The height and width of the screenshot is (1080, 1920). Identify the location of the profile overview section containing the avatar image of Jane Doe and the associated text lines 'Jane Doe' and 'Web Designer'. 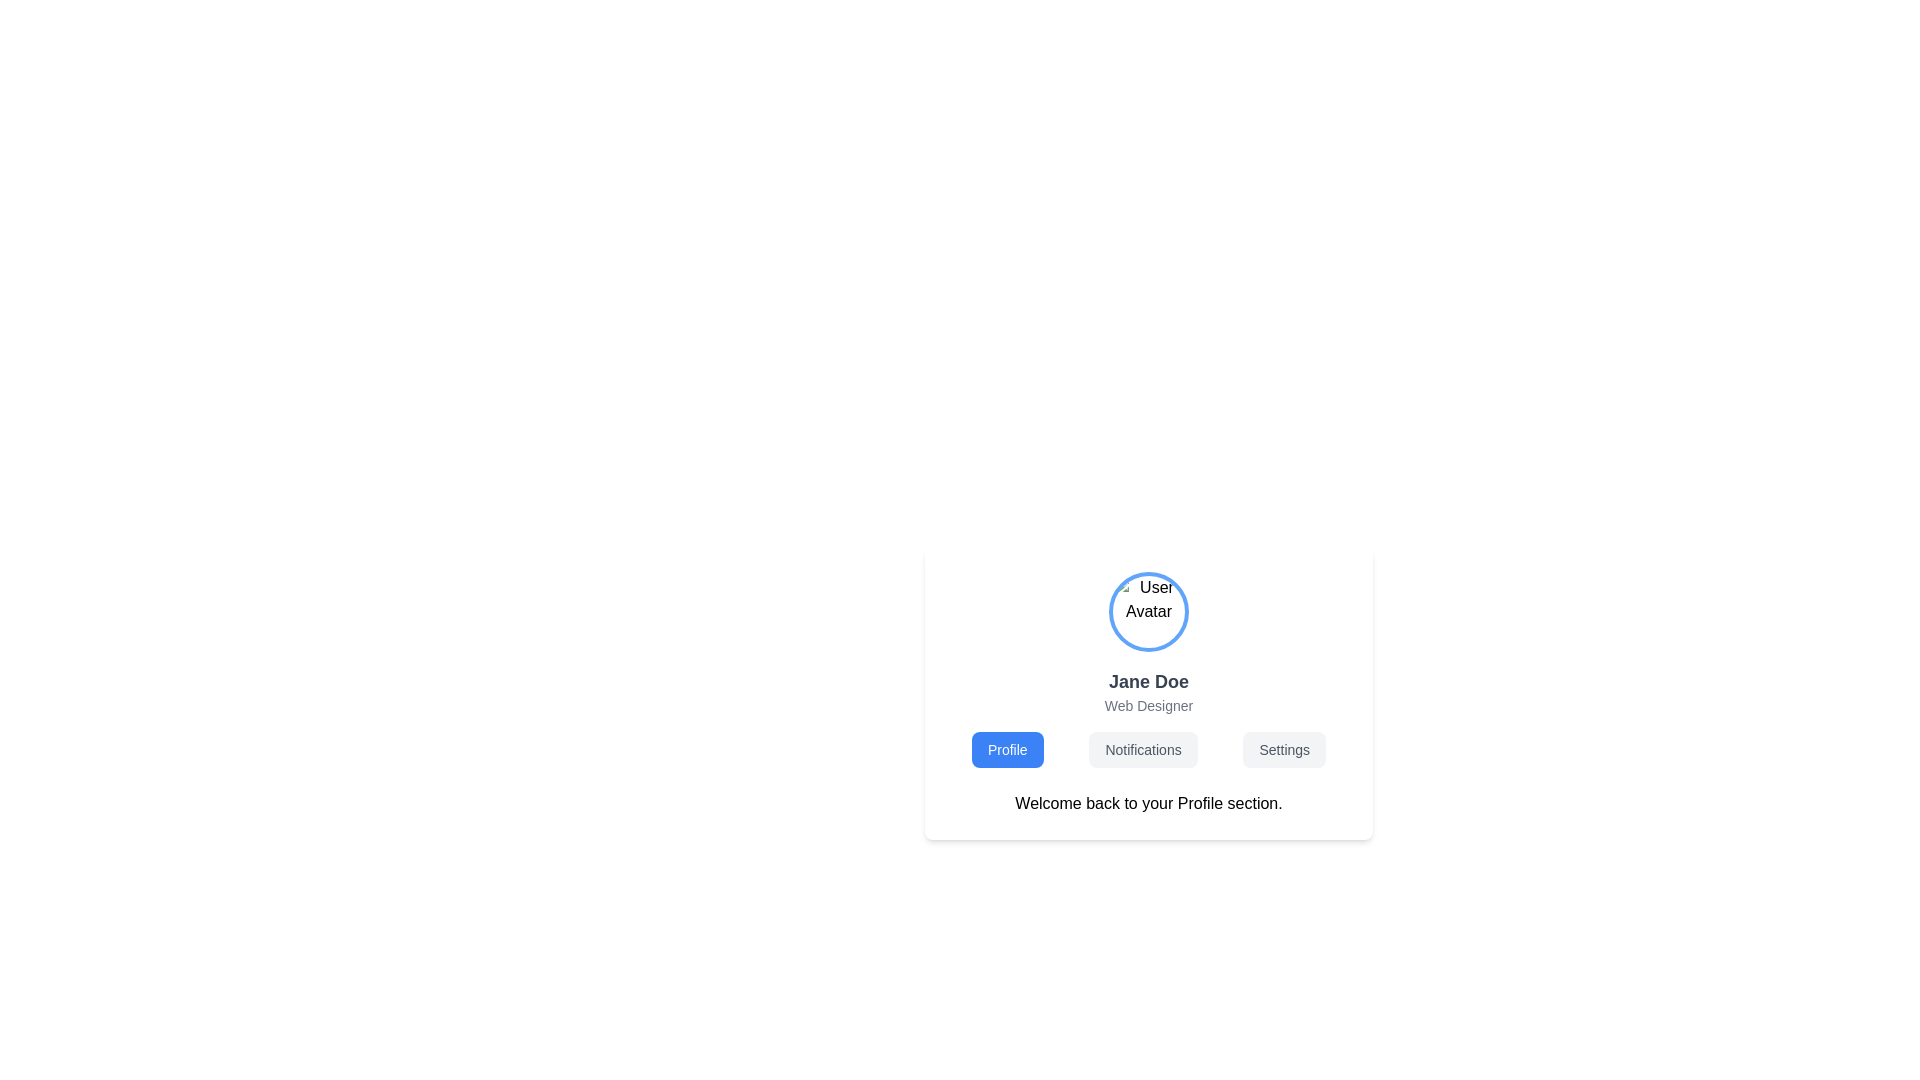
(1148, 644).